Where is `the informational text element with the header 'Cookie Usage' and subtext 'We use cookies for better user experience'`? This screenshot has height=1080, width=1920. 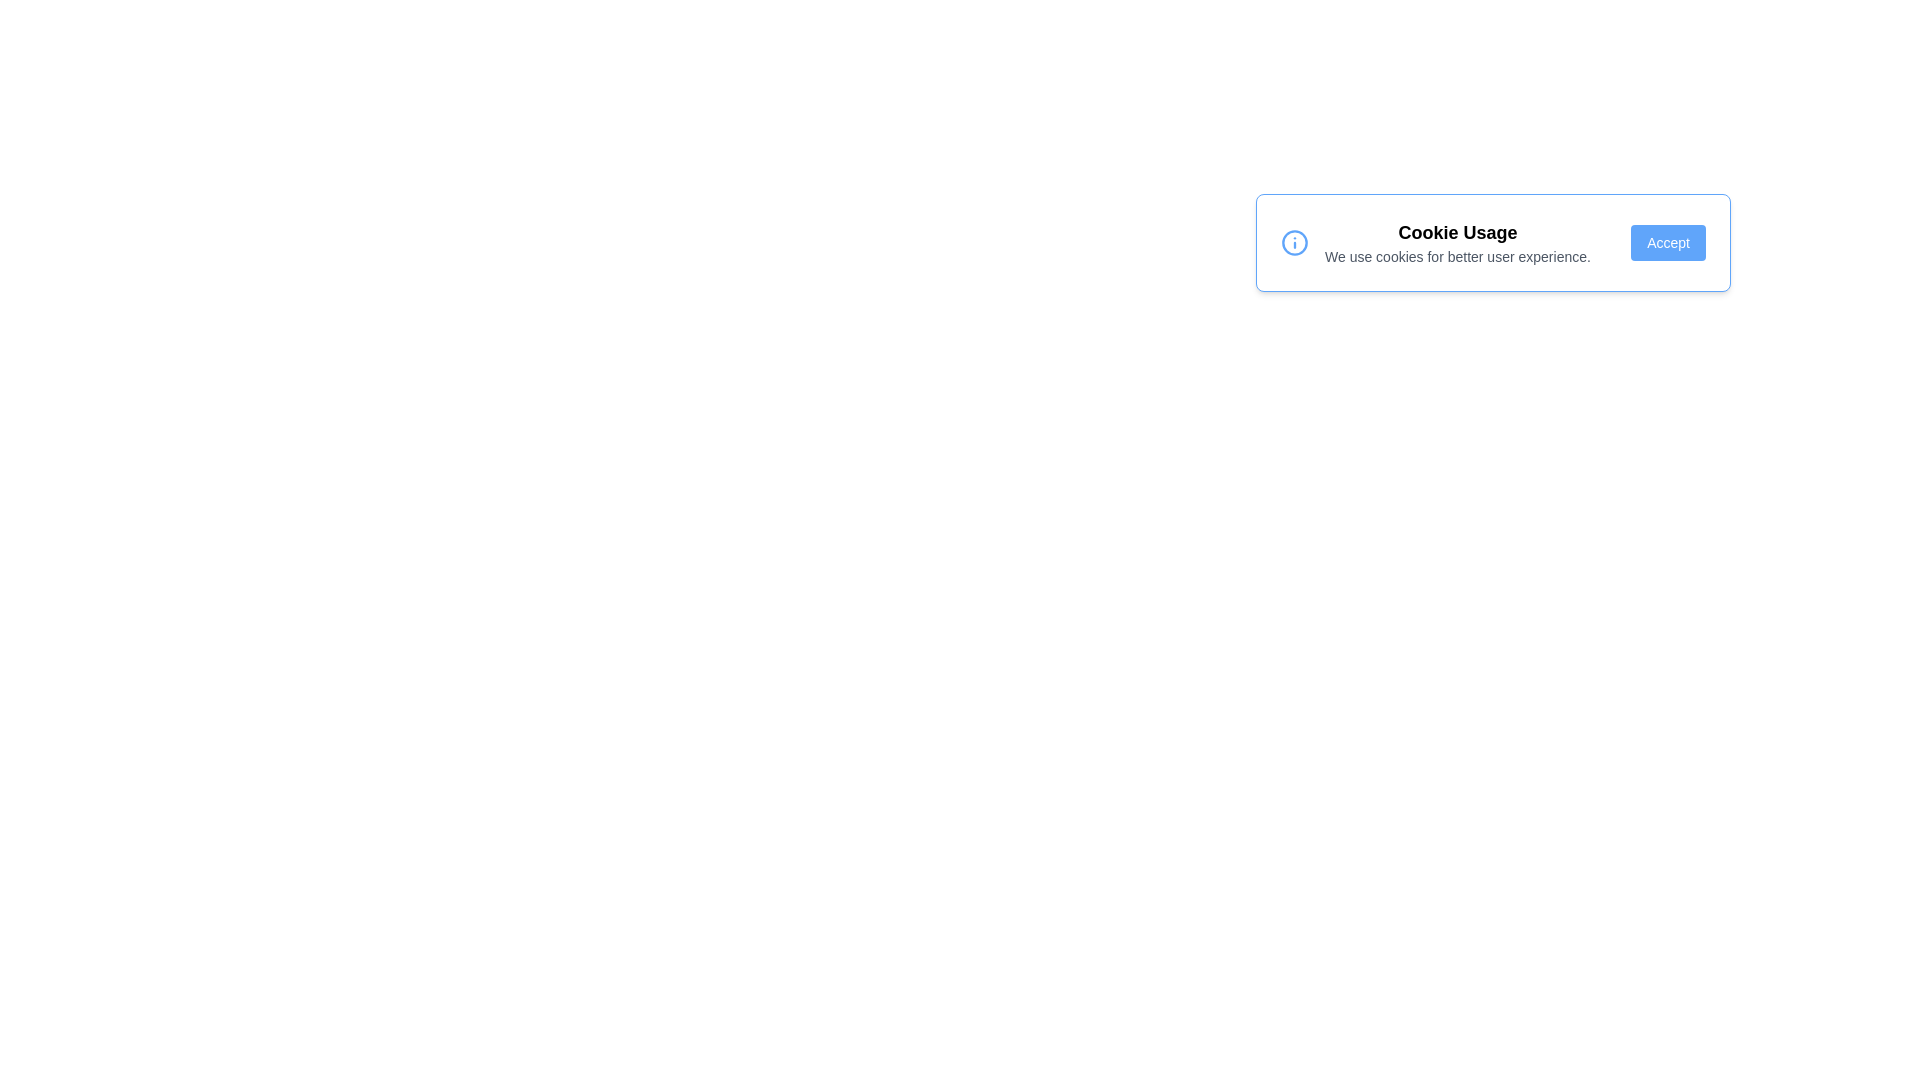
the informational text element with the header 'Cookie Usage' and subtext 'We use cookies for better user experience' is located at coordinates (1434, 242).